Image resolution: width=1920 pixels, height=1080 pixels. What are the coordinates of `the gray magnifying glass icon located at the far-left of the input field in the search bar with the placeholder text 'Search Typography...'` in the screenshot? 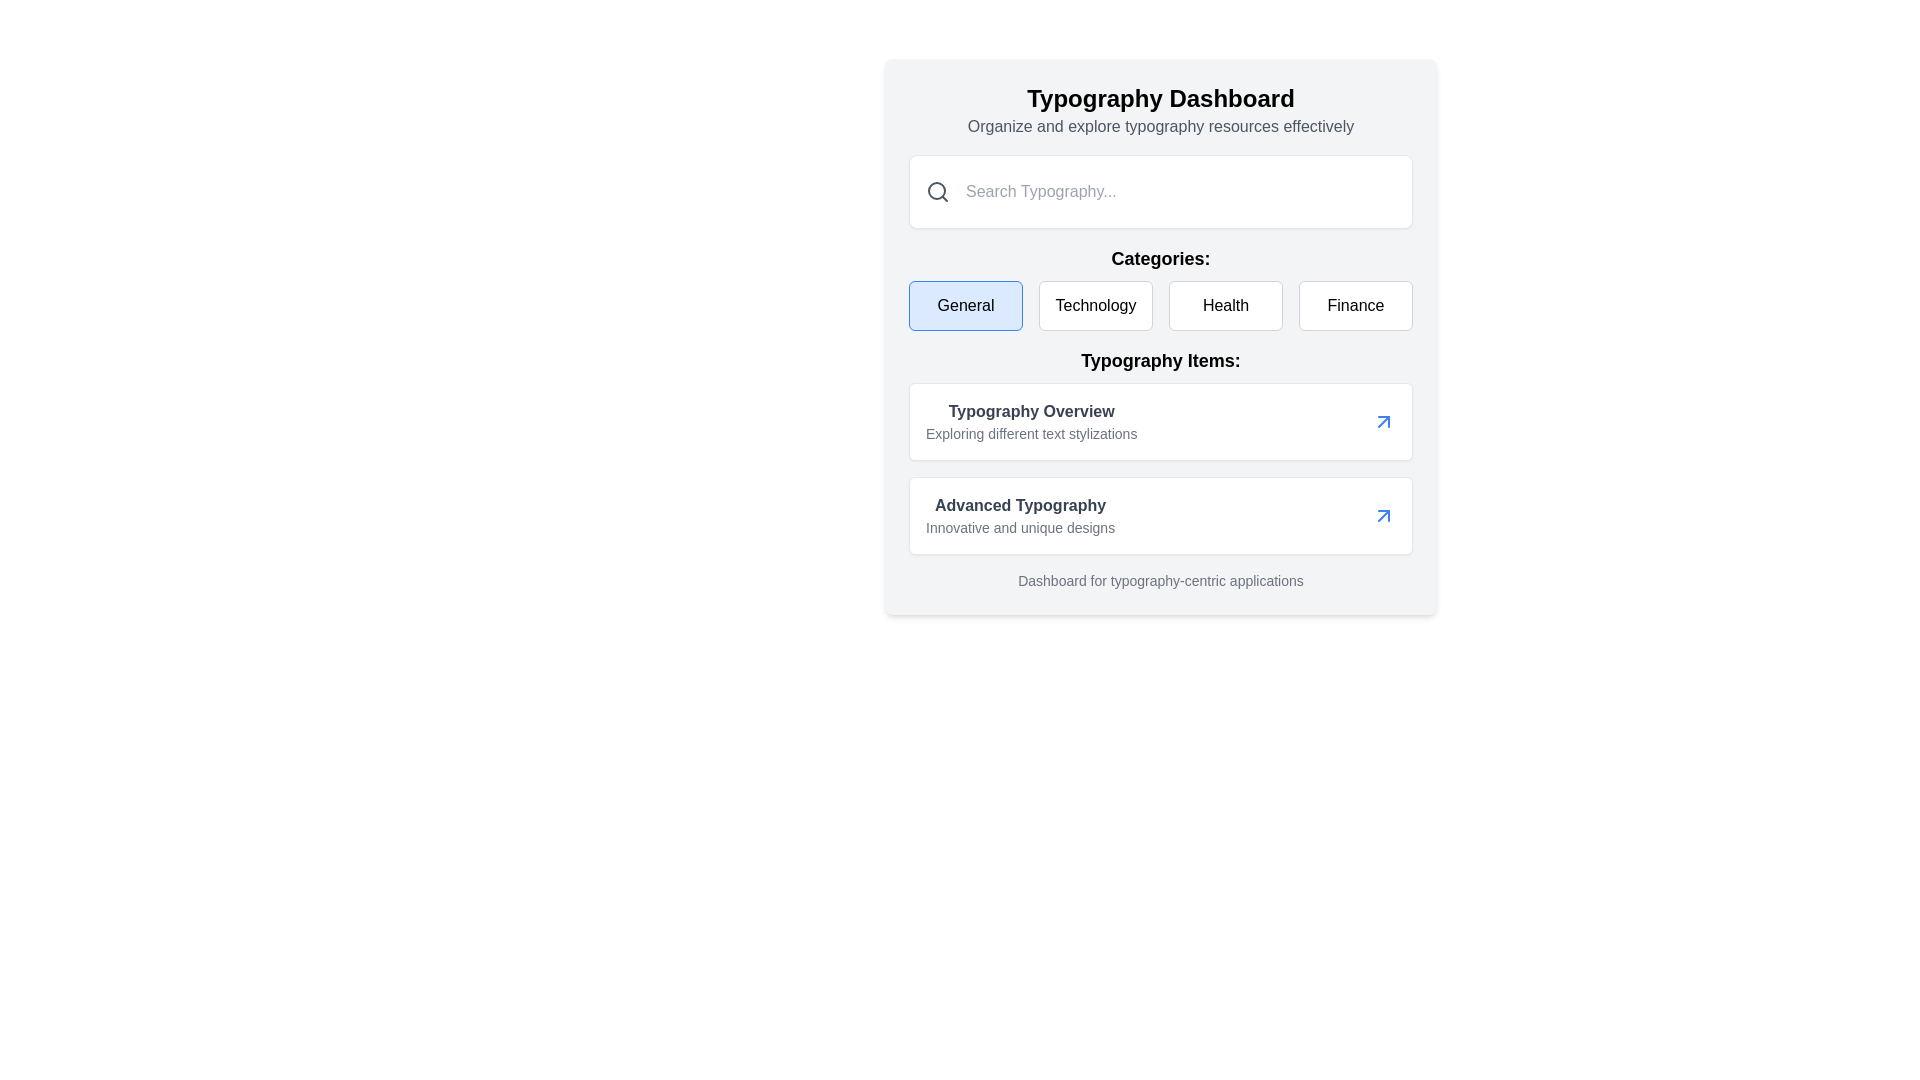 It's located at (936, 192).